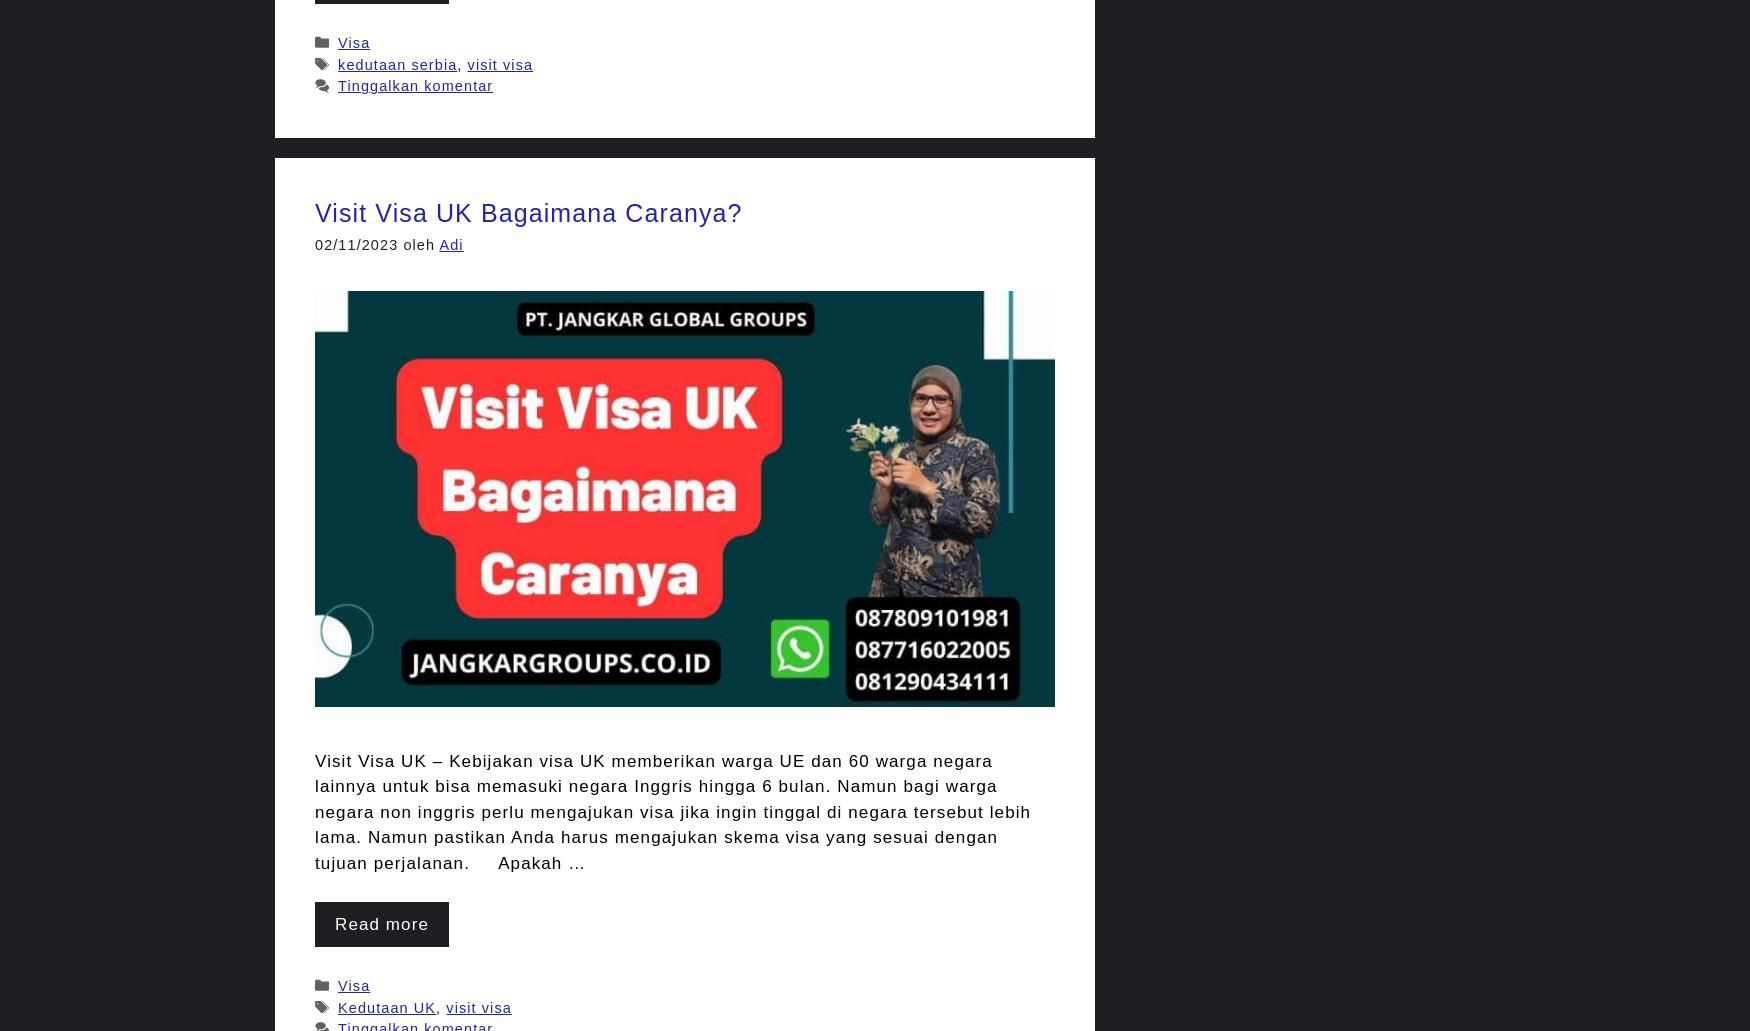  What do you see at coordinates (450, 244) in the screenshot?
I see `'Adi'` at bounding box center [450, 244].